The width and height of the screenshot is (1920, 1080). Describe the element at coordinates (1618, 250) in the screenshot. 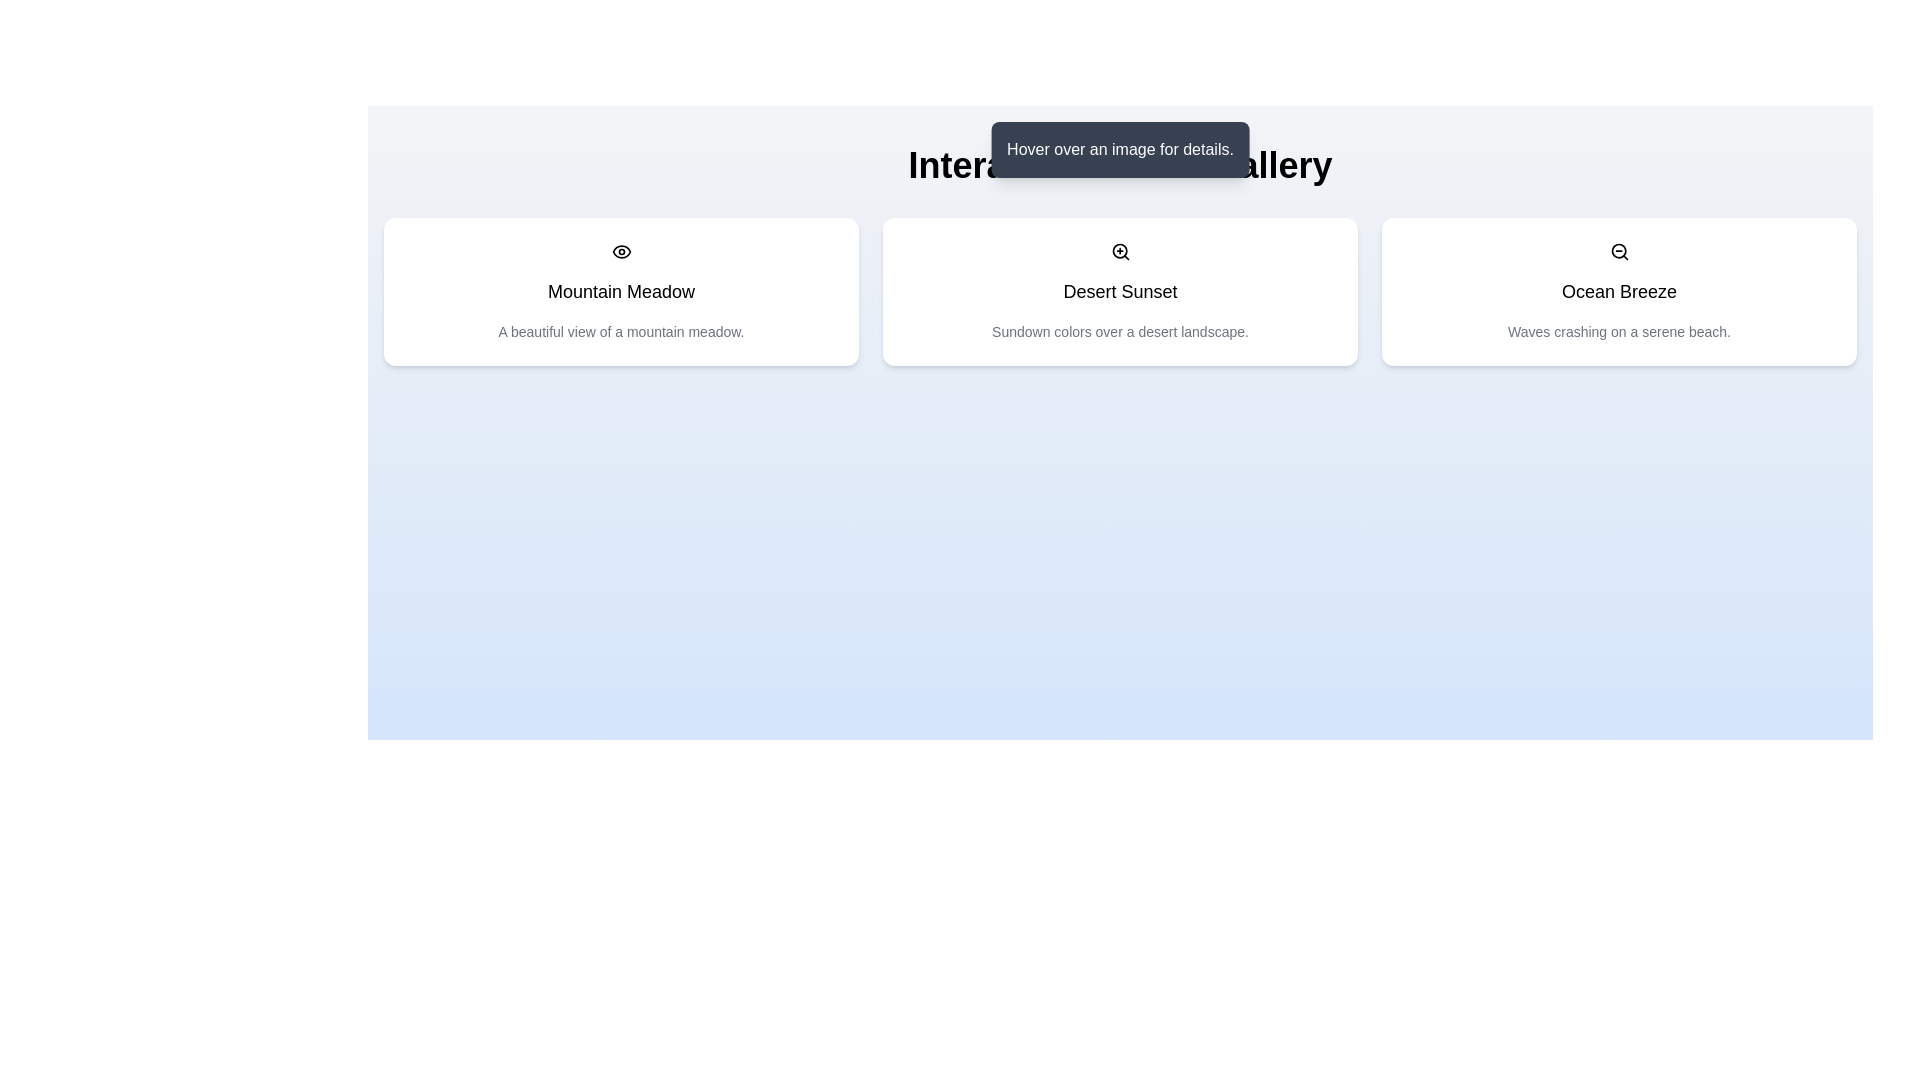

I see `the SVG circle element that represents the zoom-out functionality within the magnifying glass icon, located above the title text 'Ocean Breeze'` at that location.